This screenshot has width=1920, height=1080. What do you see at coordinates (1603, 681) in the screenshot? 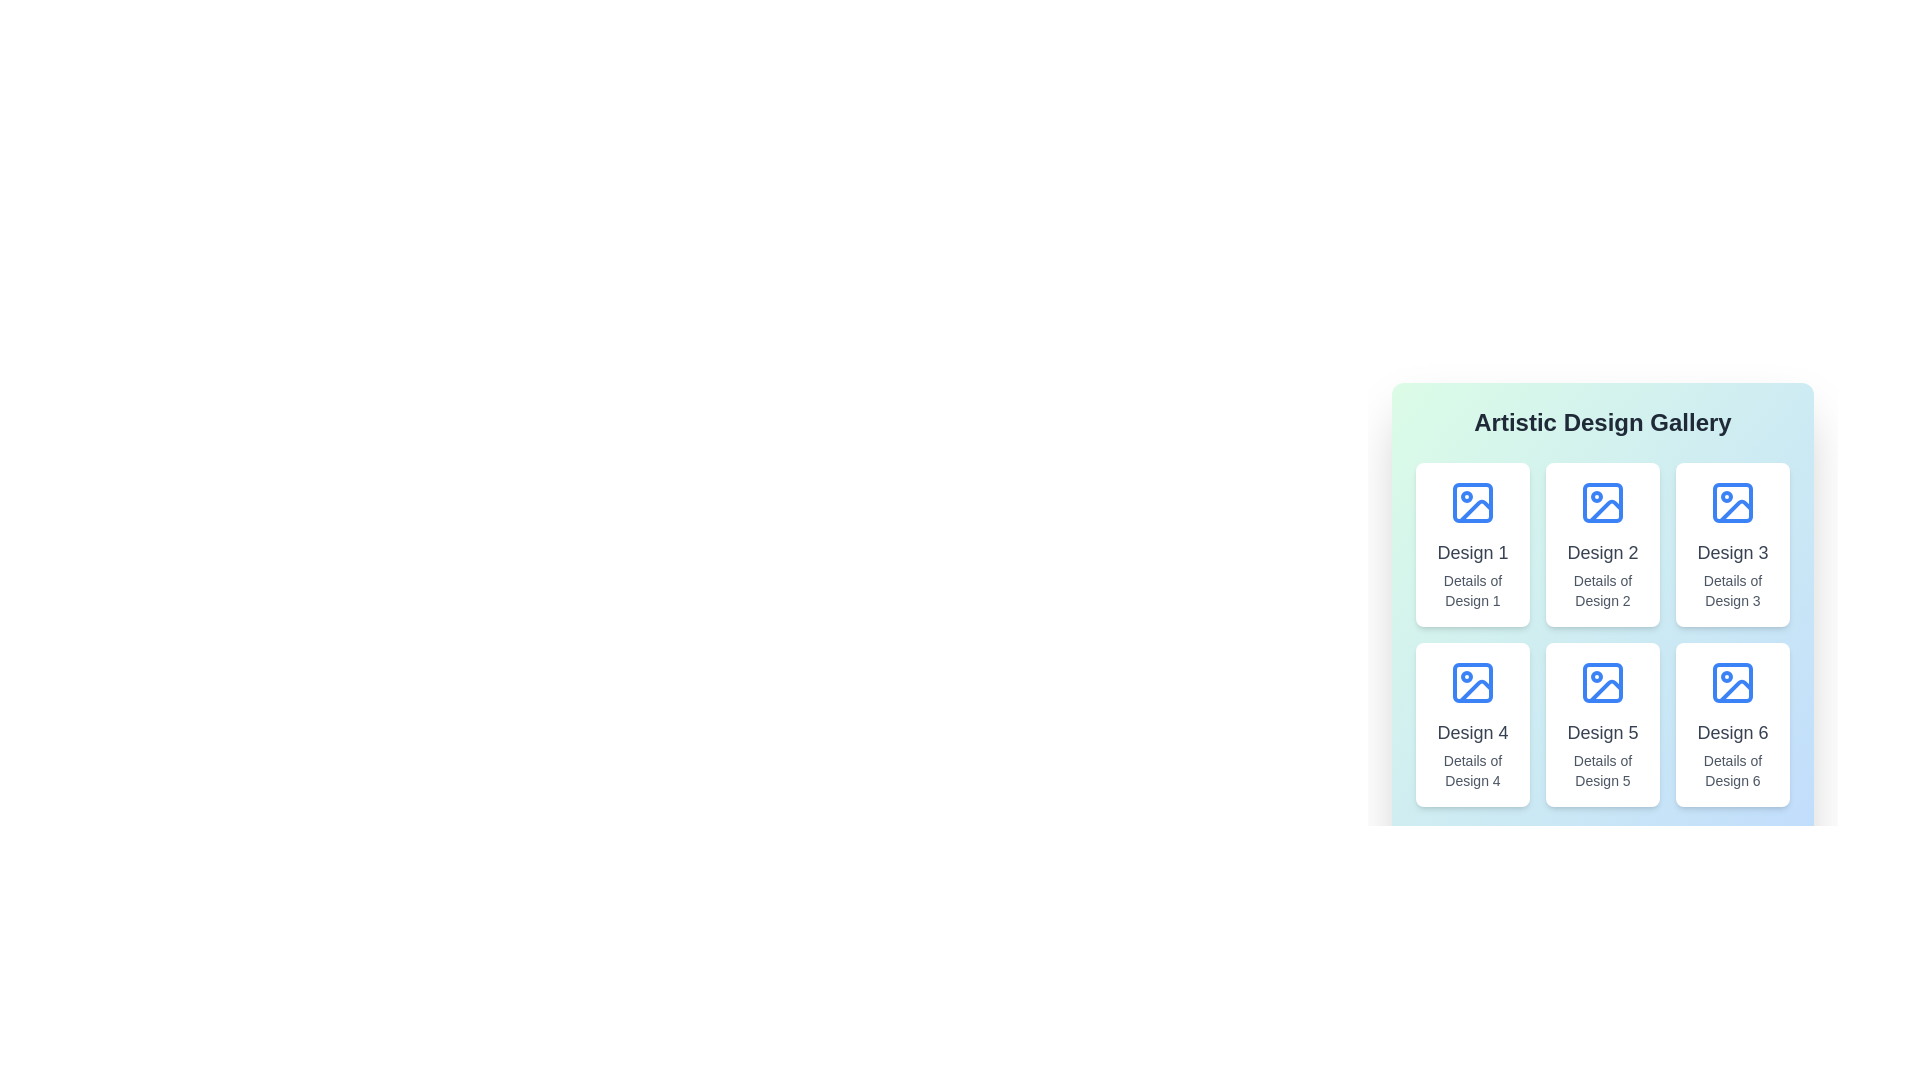
I see `the larger region of the Decorative SVG rectangle located in the center column of the second row within the 'Design 5' card of the Artistic Design Gallery` at bounding box center [1603, 681].